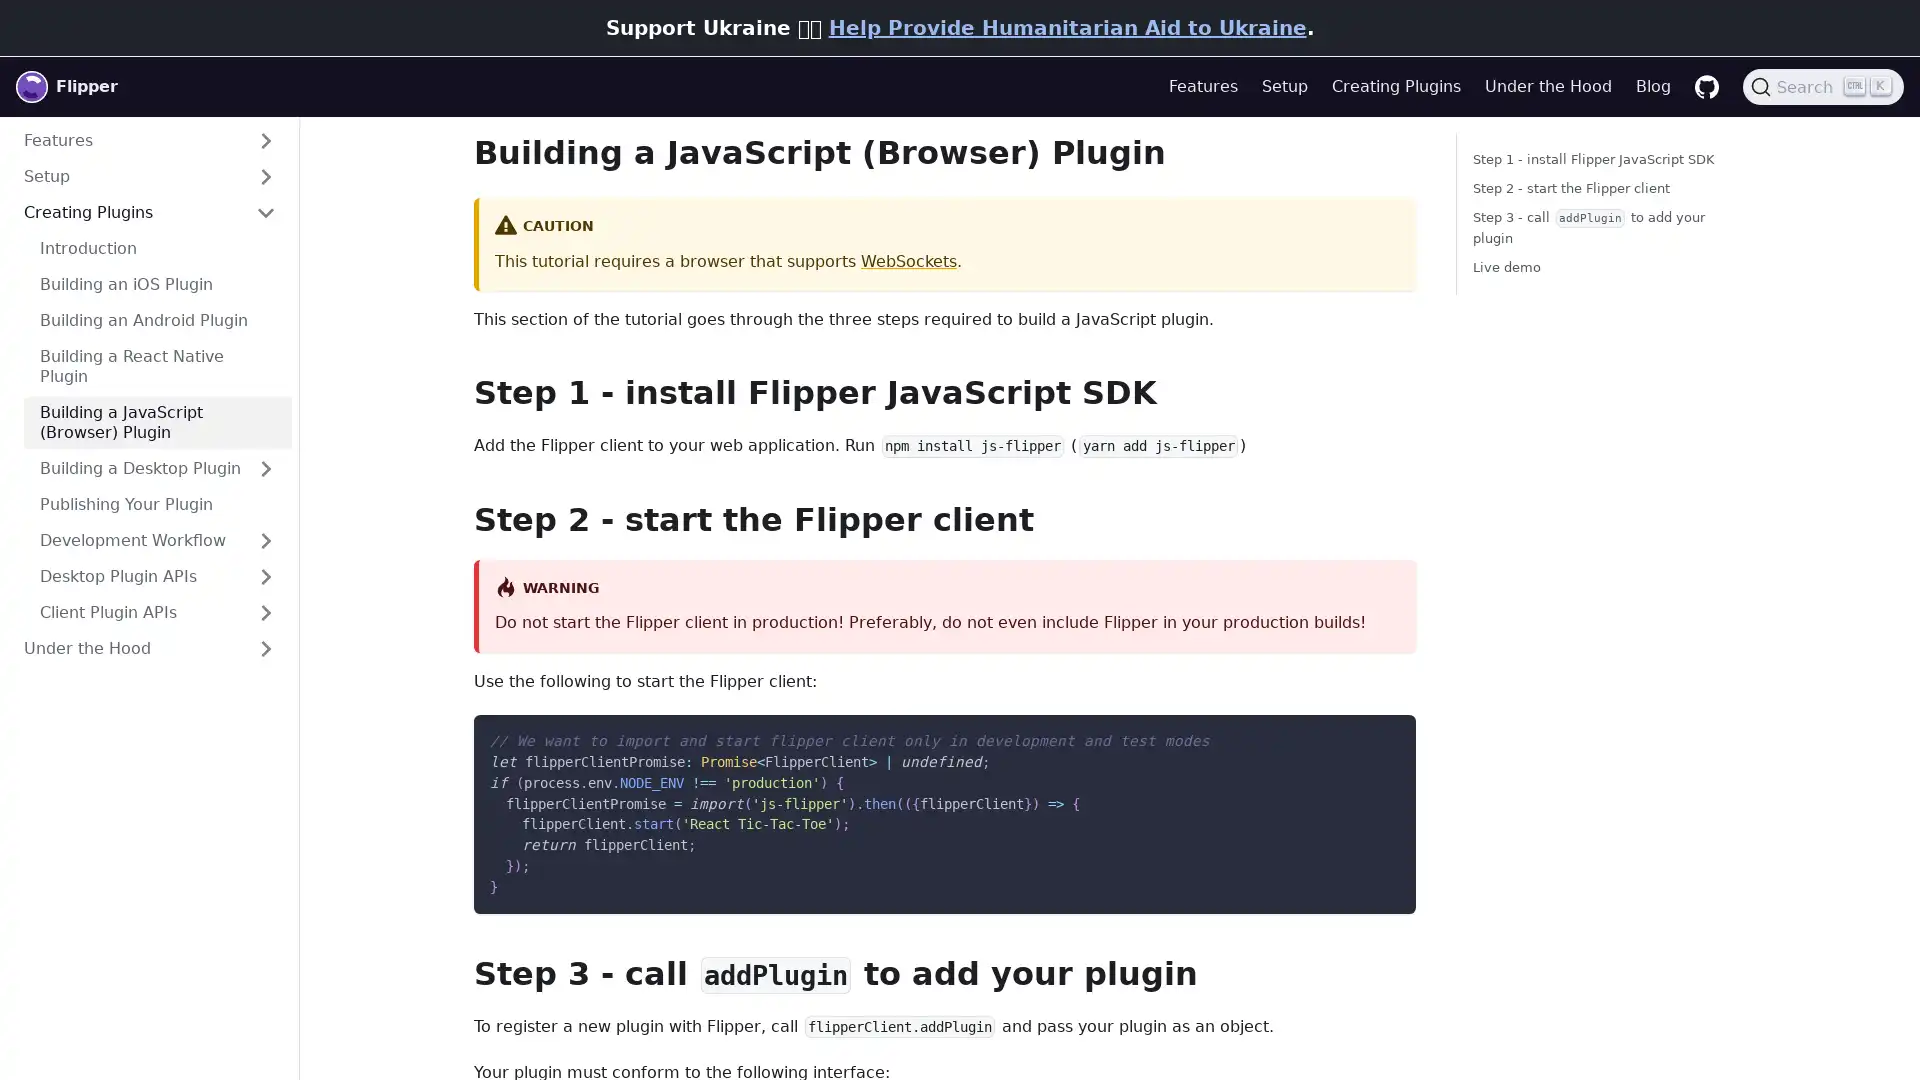 The height and width of the screenshot is (1080, 1920). What do you see at coordinates (1823, 86) in the screenshot?
I see `Search` at bounding box center [1823, 86].